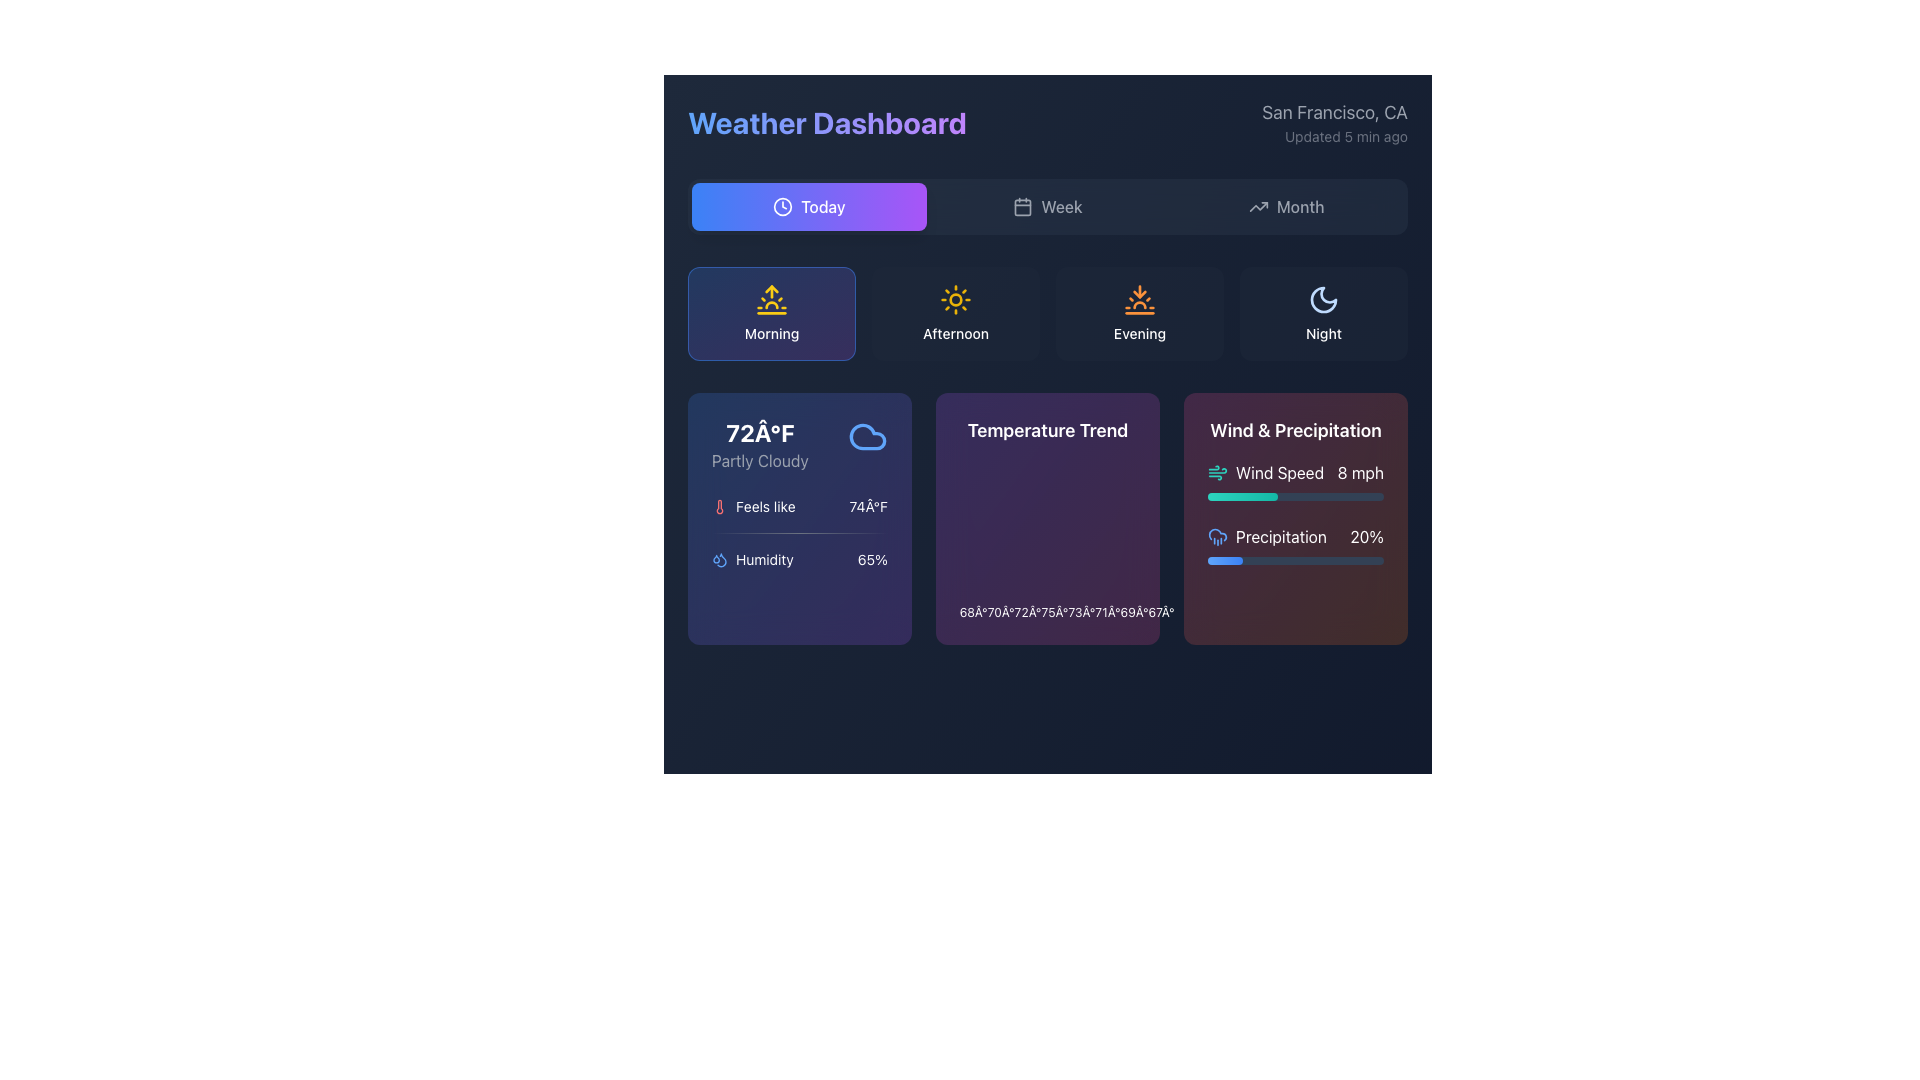 The width and height of the screenshot is (1920, 1080). I want to click on the blue crescent moon icon located in the 'Night' section of the upper grid, so click(1324, 300).